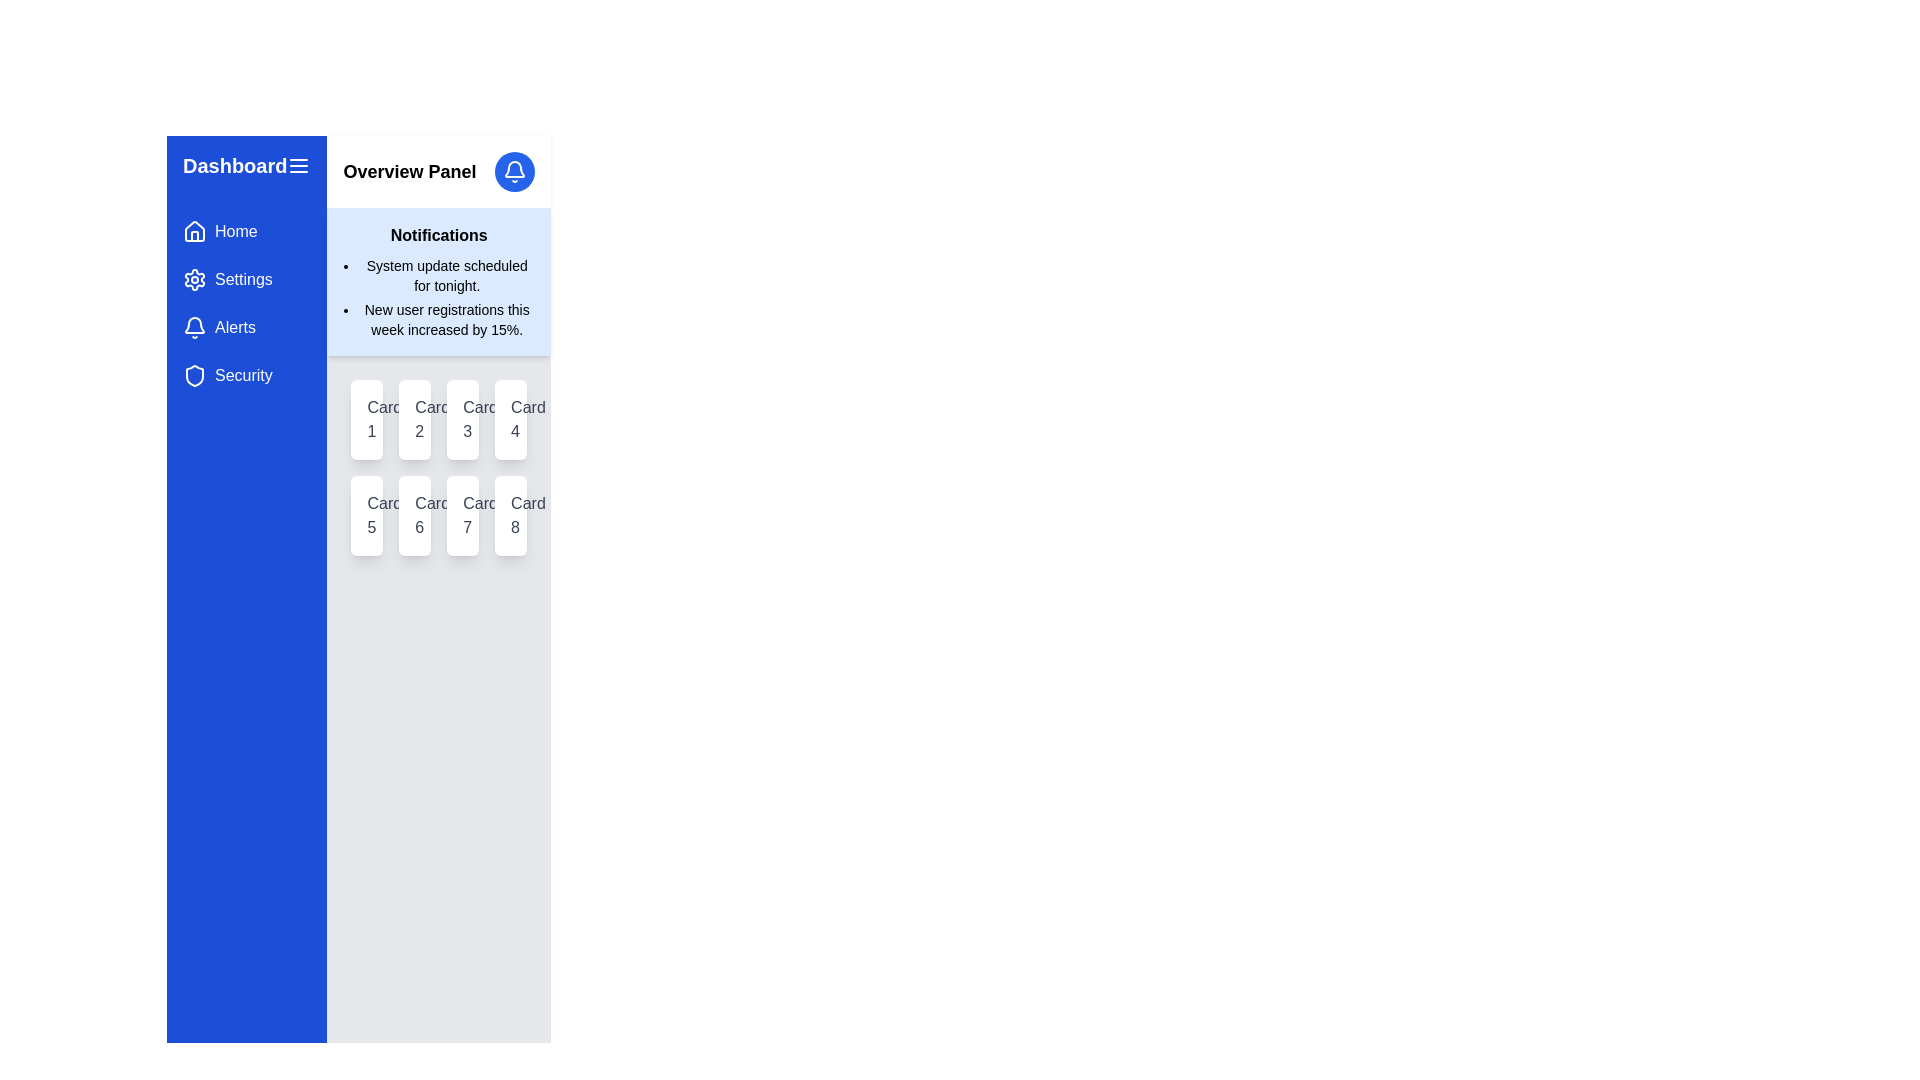 The height and width of the screenshot is (1080, 1920). Describe the element at coordinates (367, 515) in the screenshot. I see `the first card in the second row of a 2x4 grid layout, which displays information related to 'Card 5'` at that location.